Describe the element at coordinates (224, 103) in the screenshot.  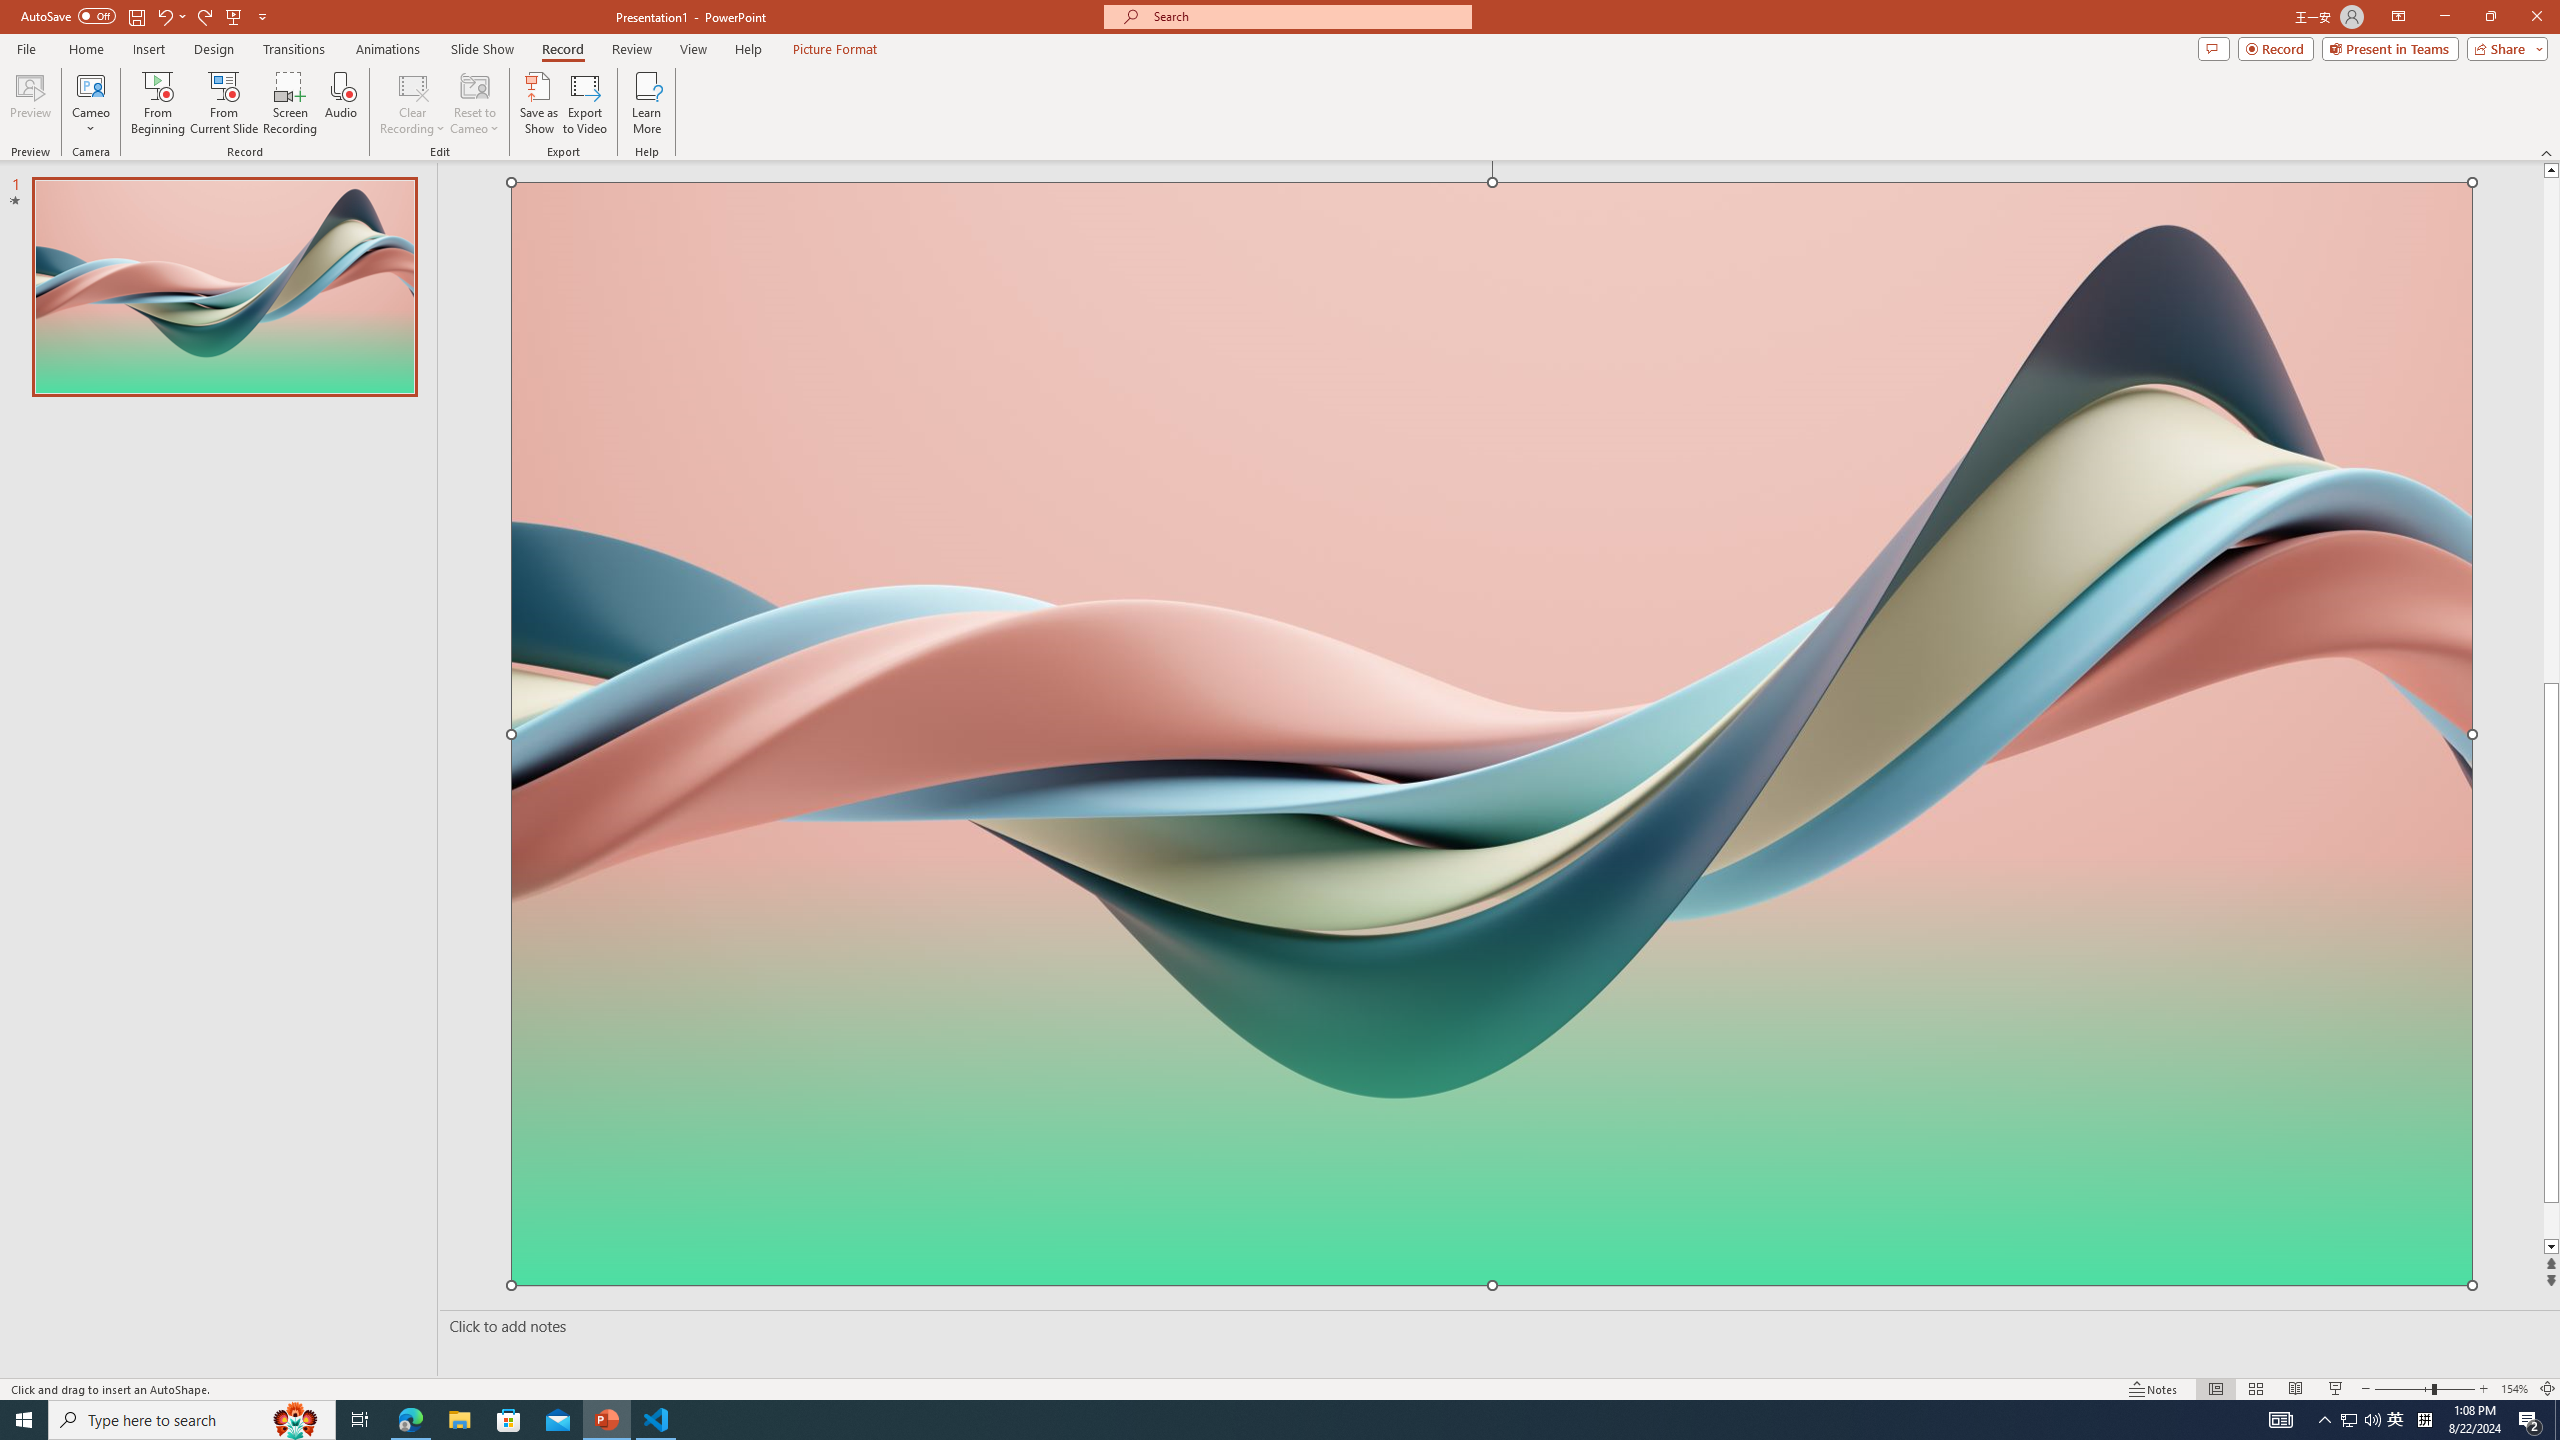
I see `'From Current Slide...'` at that location.